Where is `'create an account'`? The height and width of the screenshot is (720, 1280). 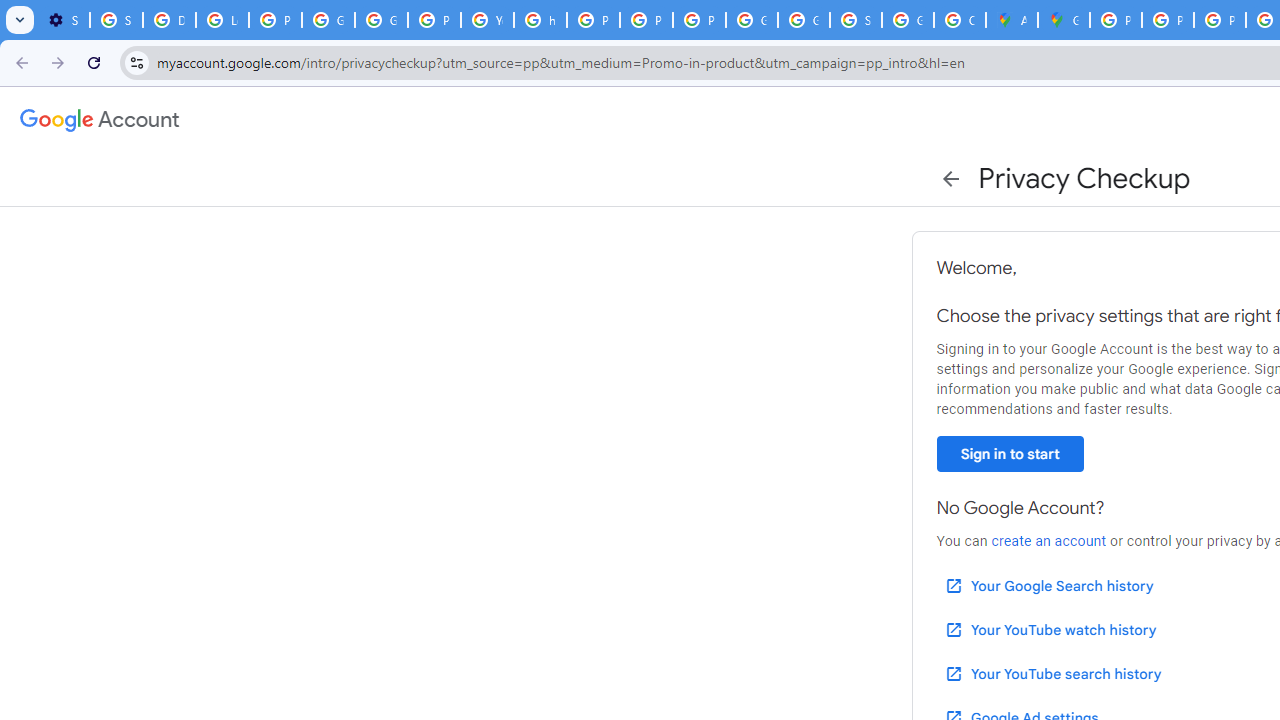 'create an account' is located at coordinates (1047, 541).